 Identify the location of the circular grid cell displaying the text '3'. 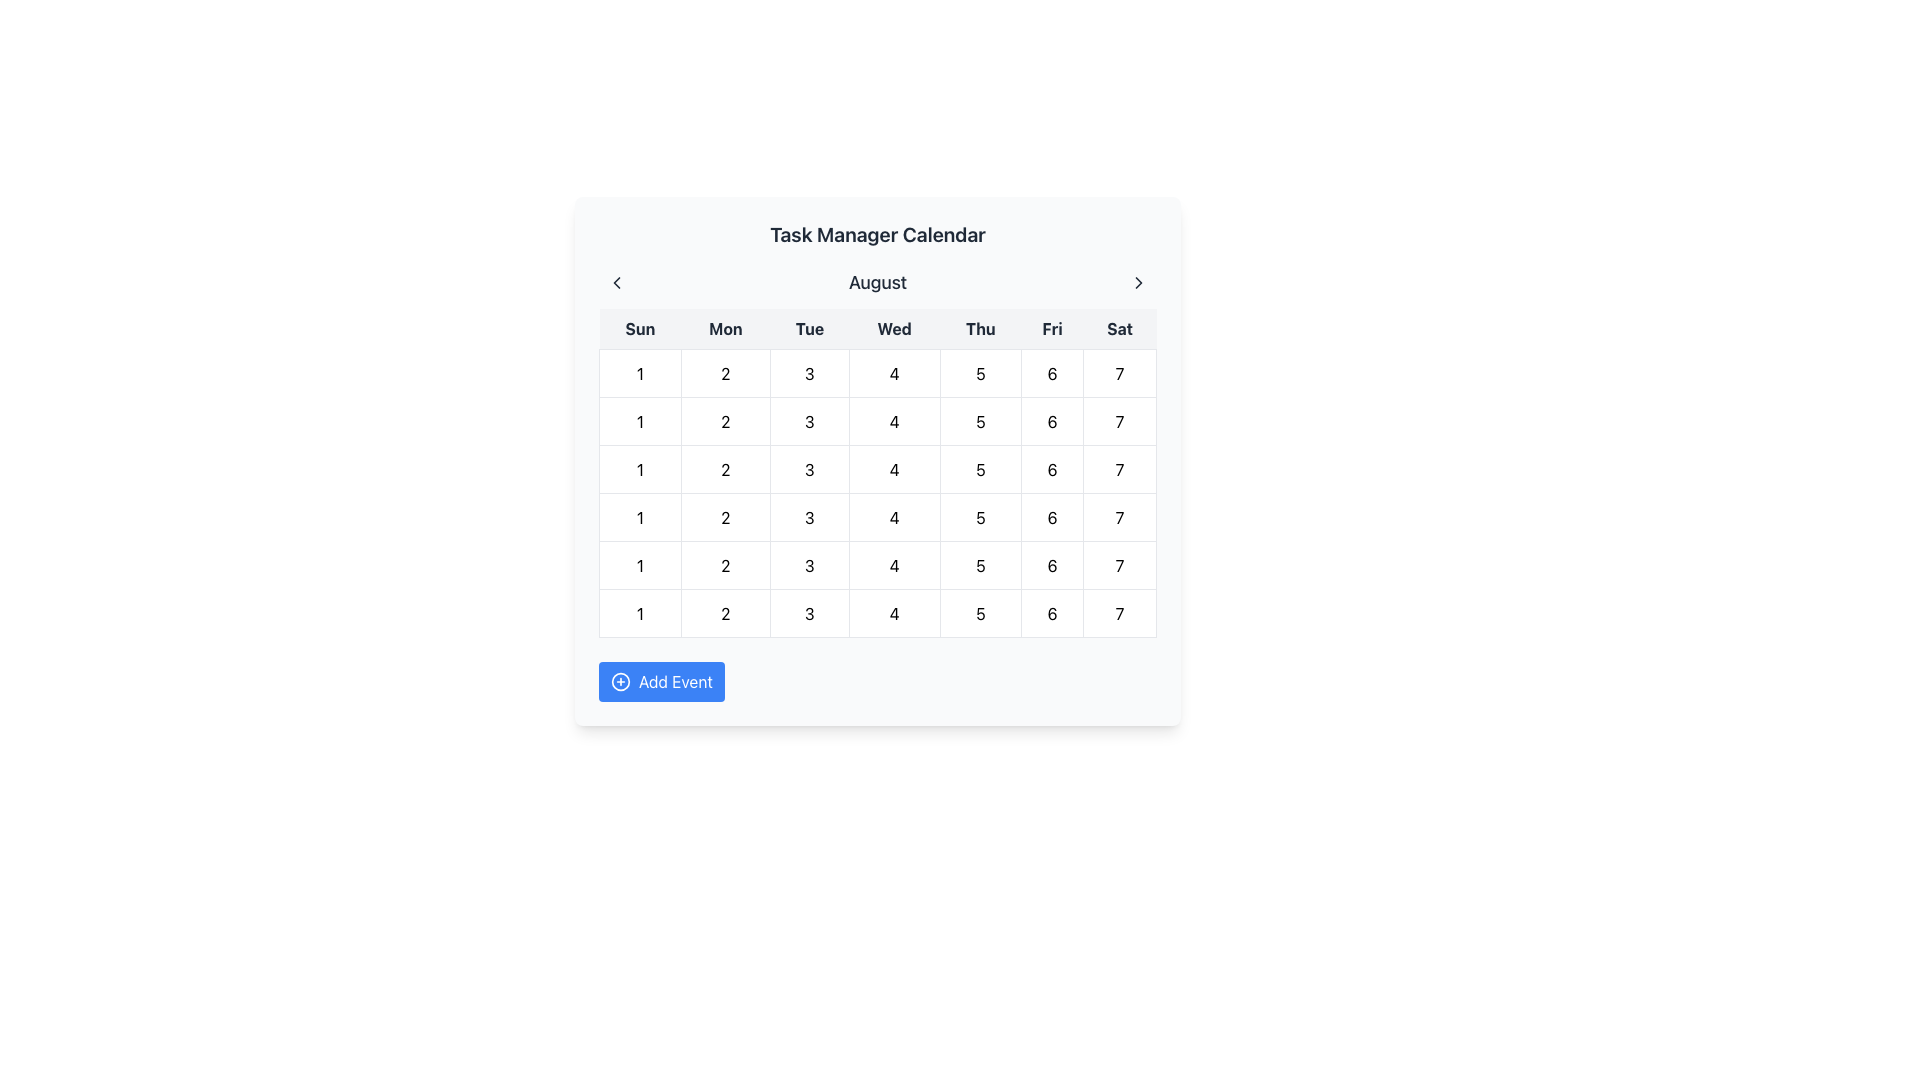
(809, 373).